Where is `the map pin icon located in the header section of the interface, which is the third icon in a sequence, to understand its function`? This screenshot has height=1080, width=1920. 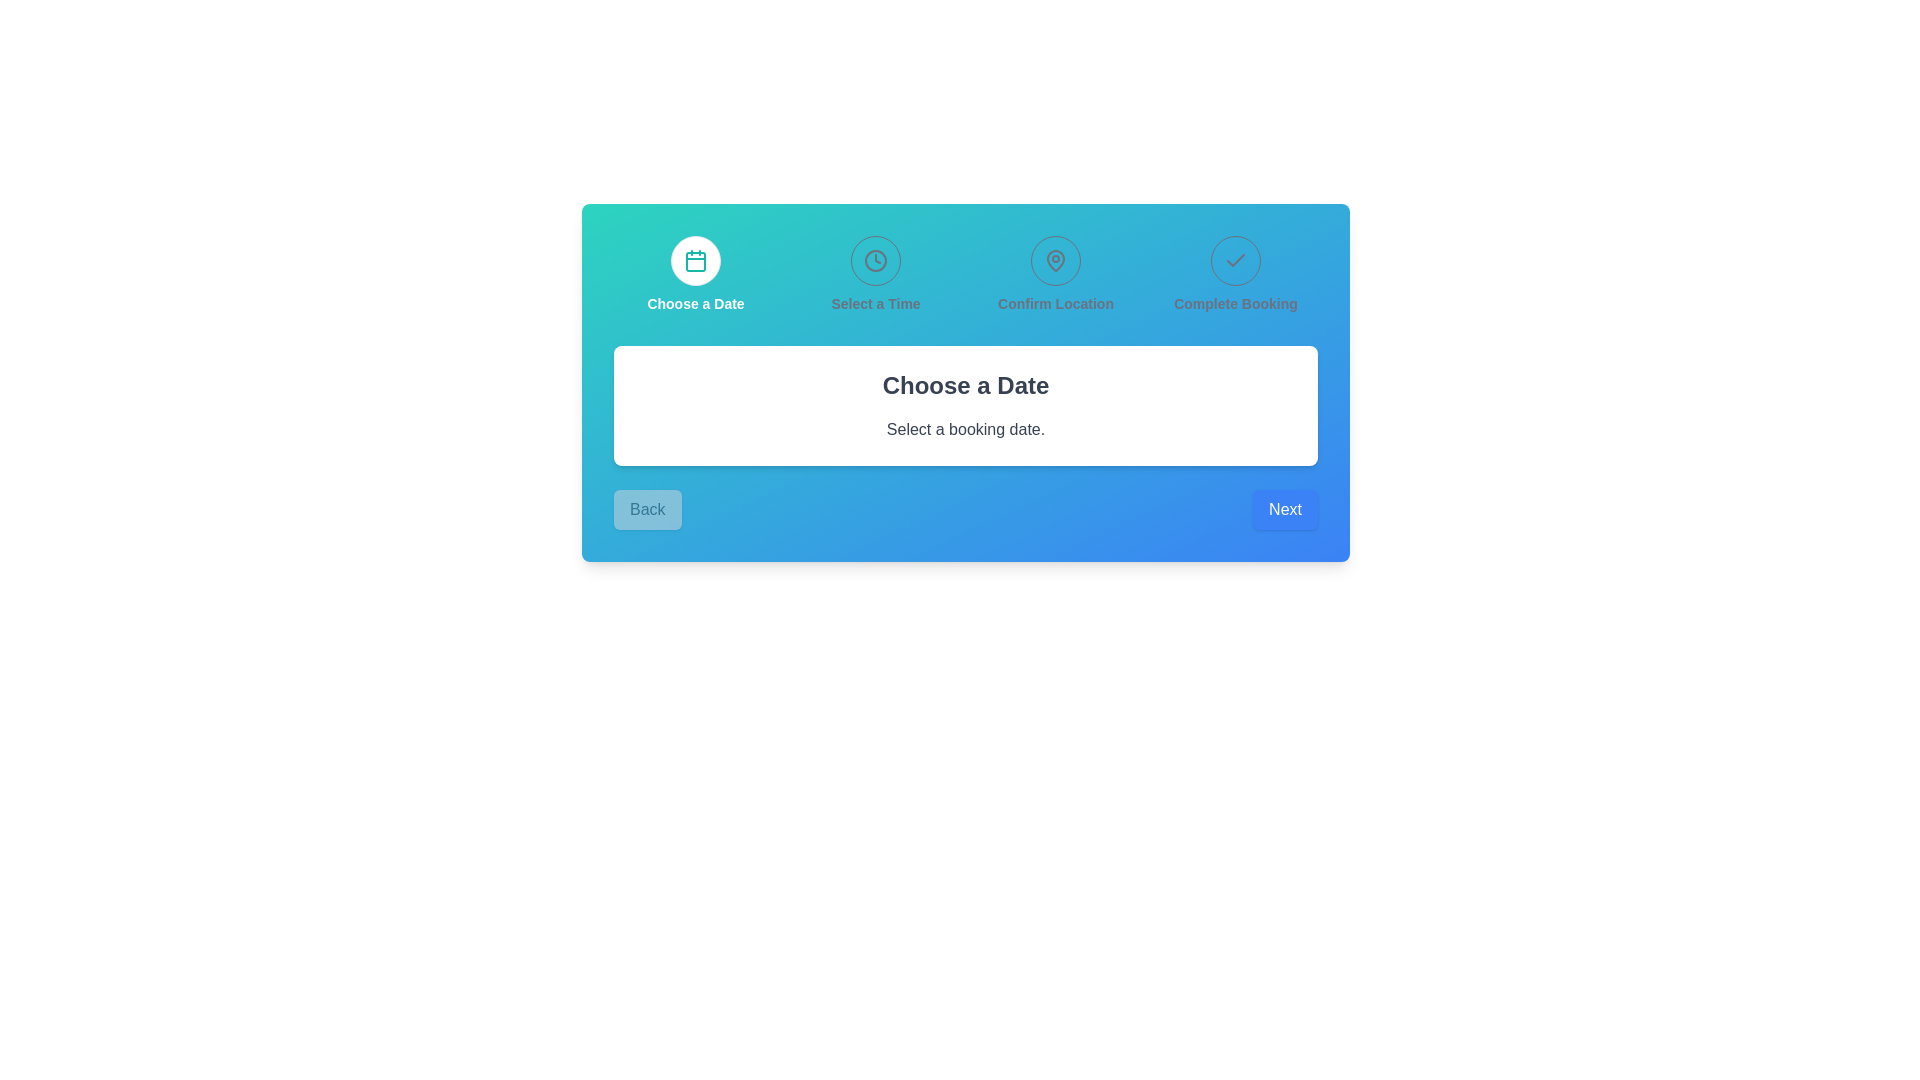
the map pin icon located in the header section of the interface, which is the third icon in a sequence, to understand its function is located at coordinates (1055, 260).